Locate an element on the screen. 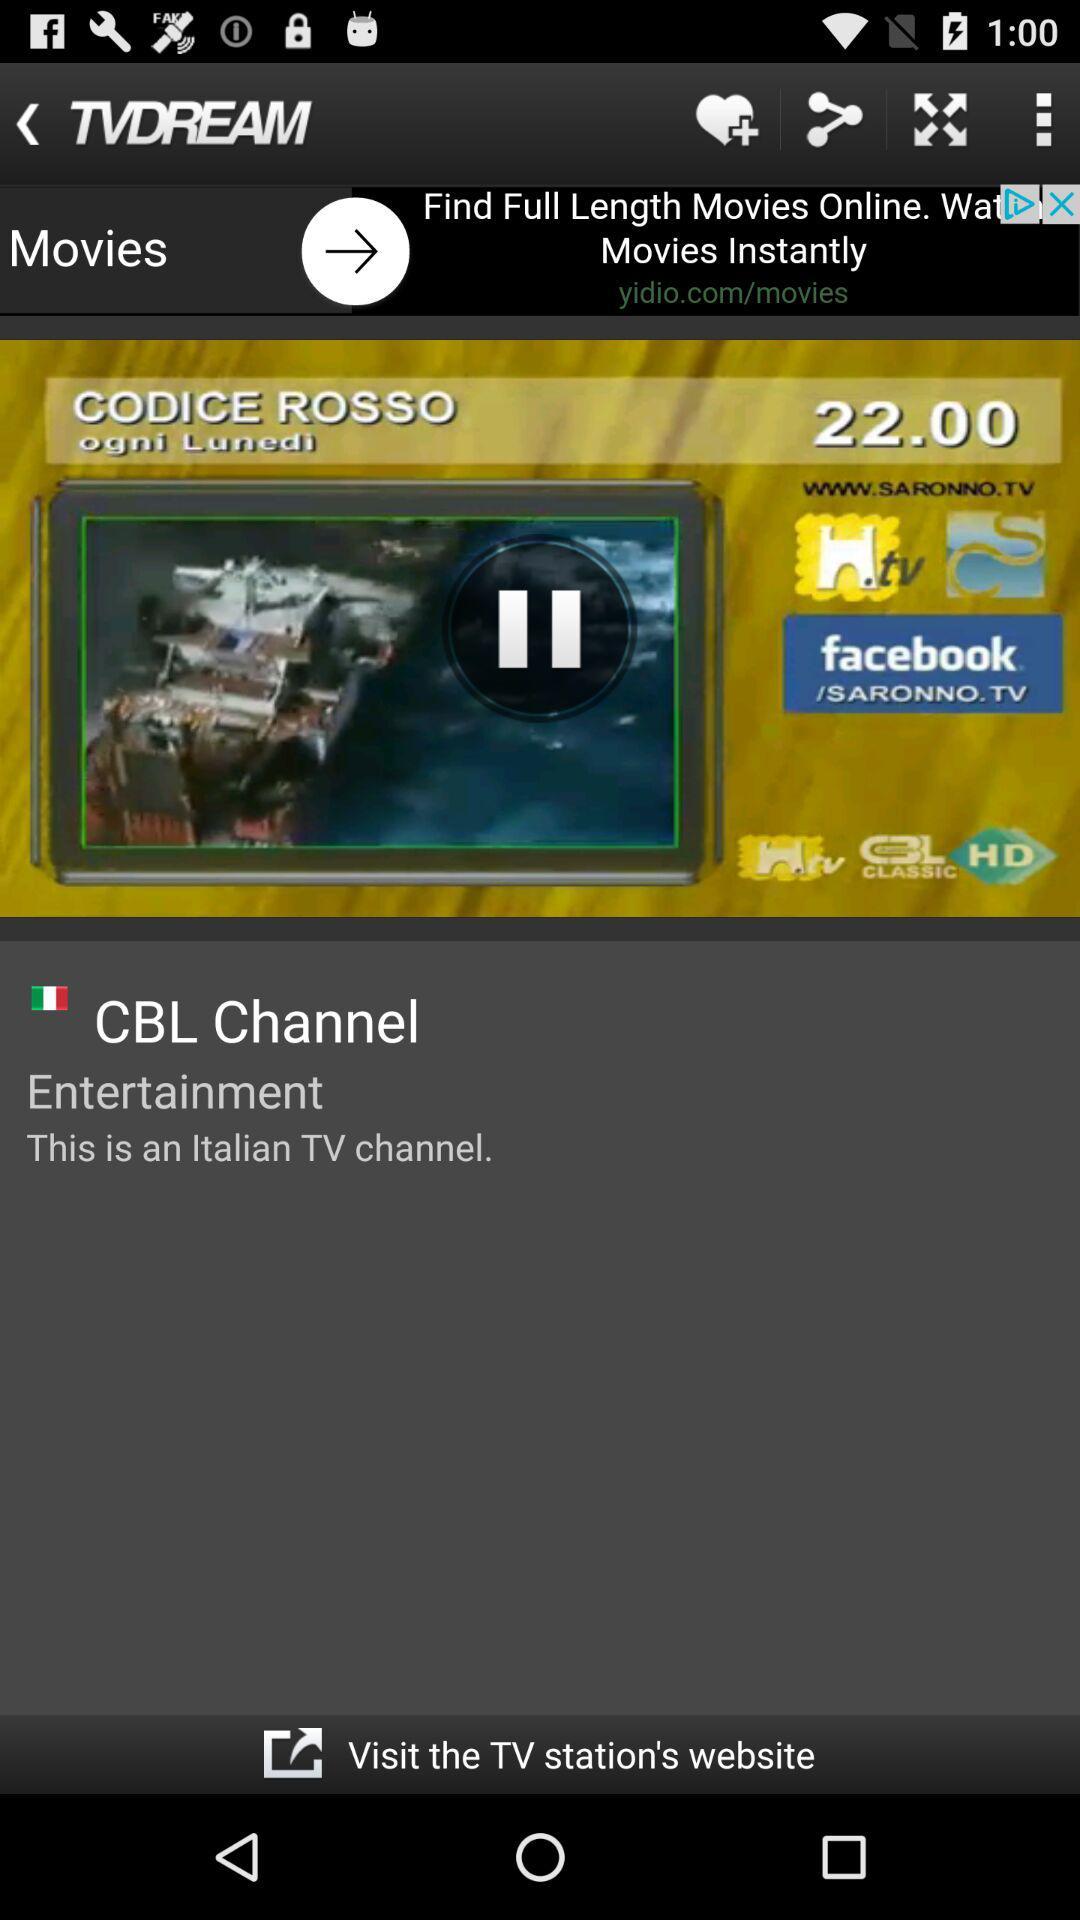 The image size is (1080, 1920). share the article is located at coordinates (833, 118).